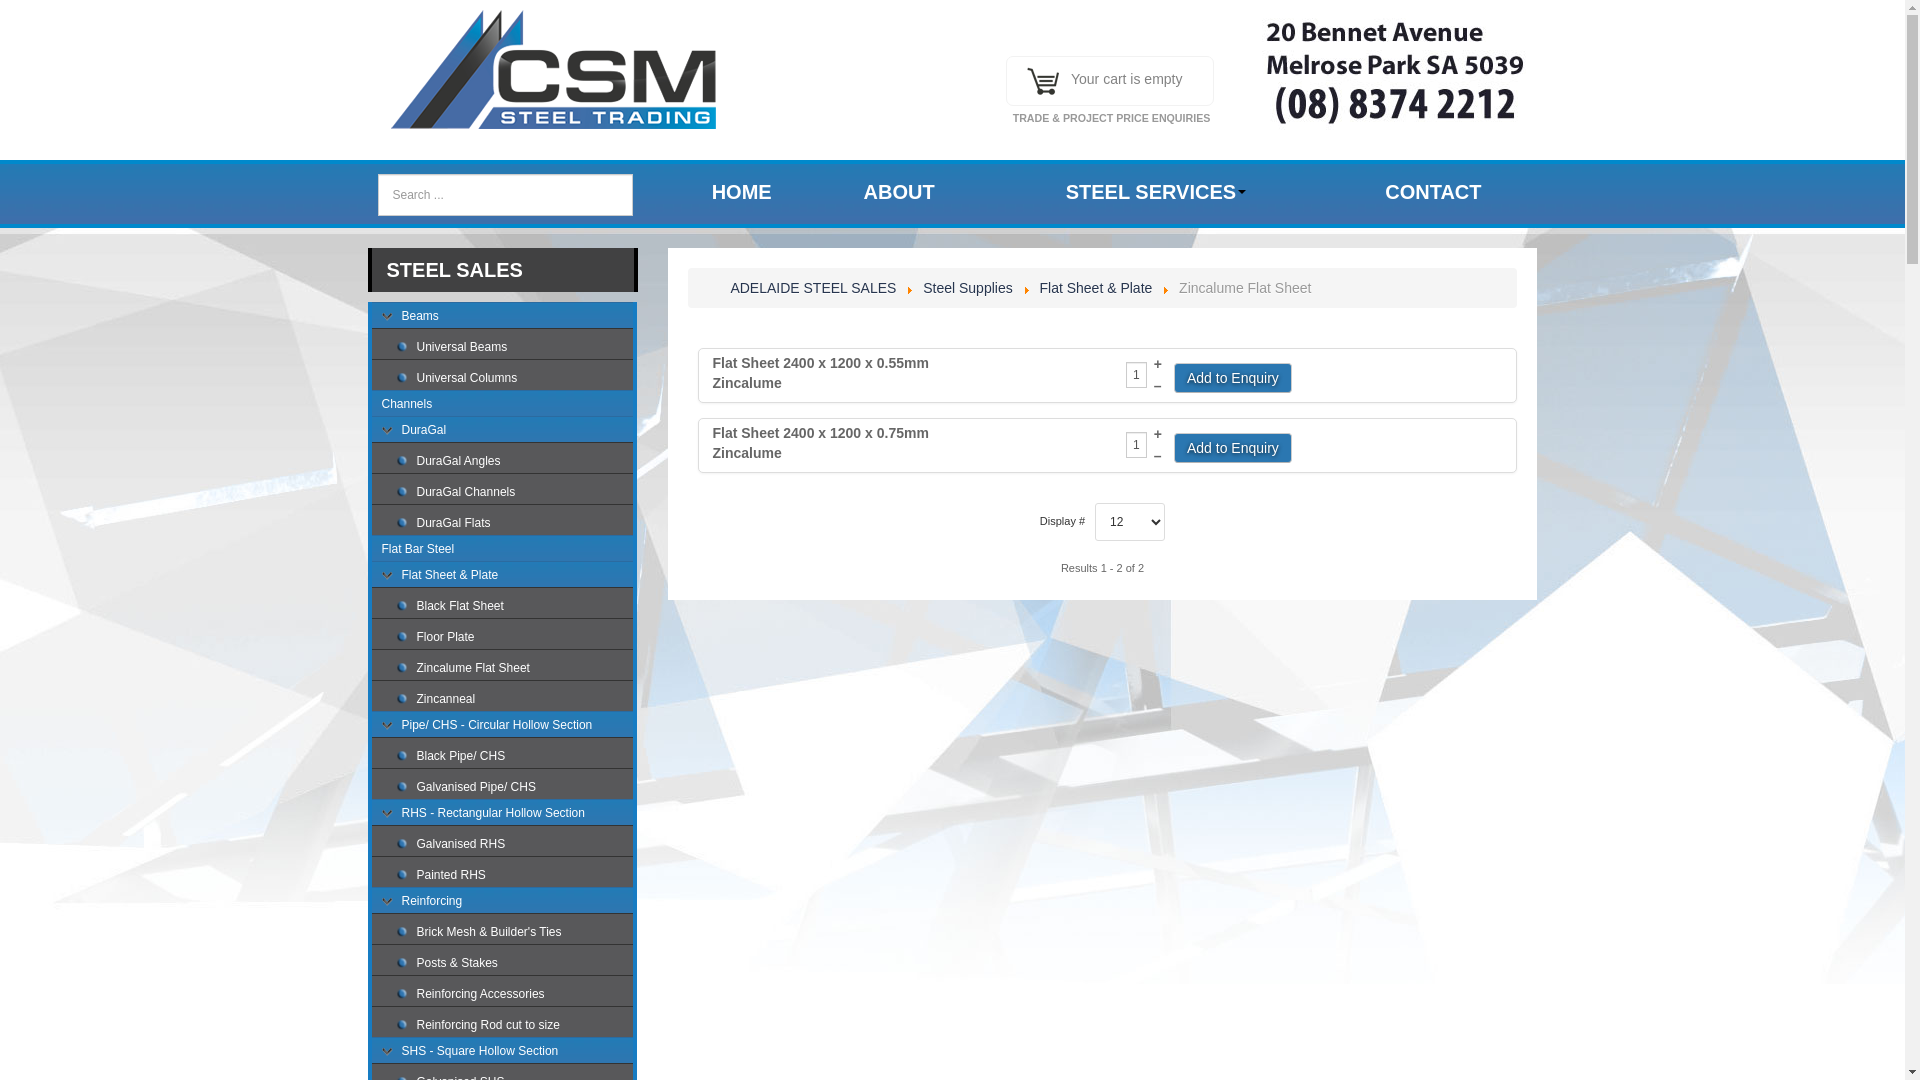 The image size is (1920, 1080). Describe the element at coordinates (503, 577) in the screenshot. I see `'Flat Sheet & Plate'` at that location.